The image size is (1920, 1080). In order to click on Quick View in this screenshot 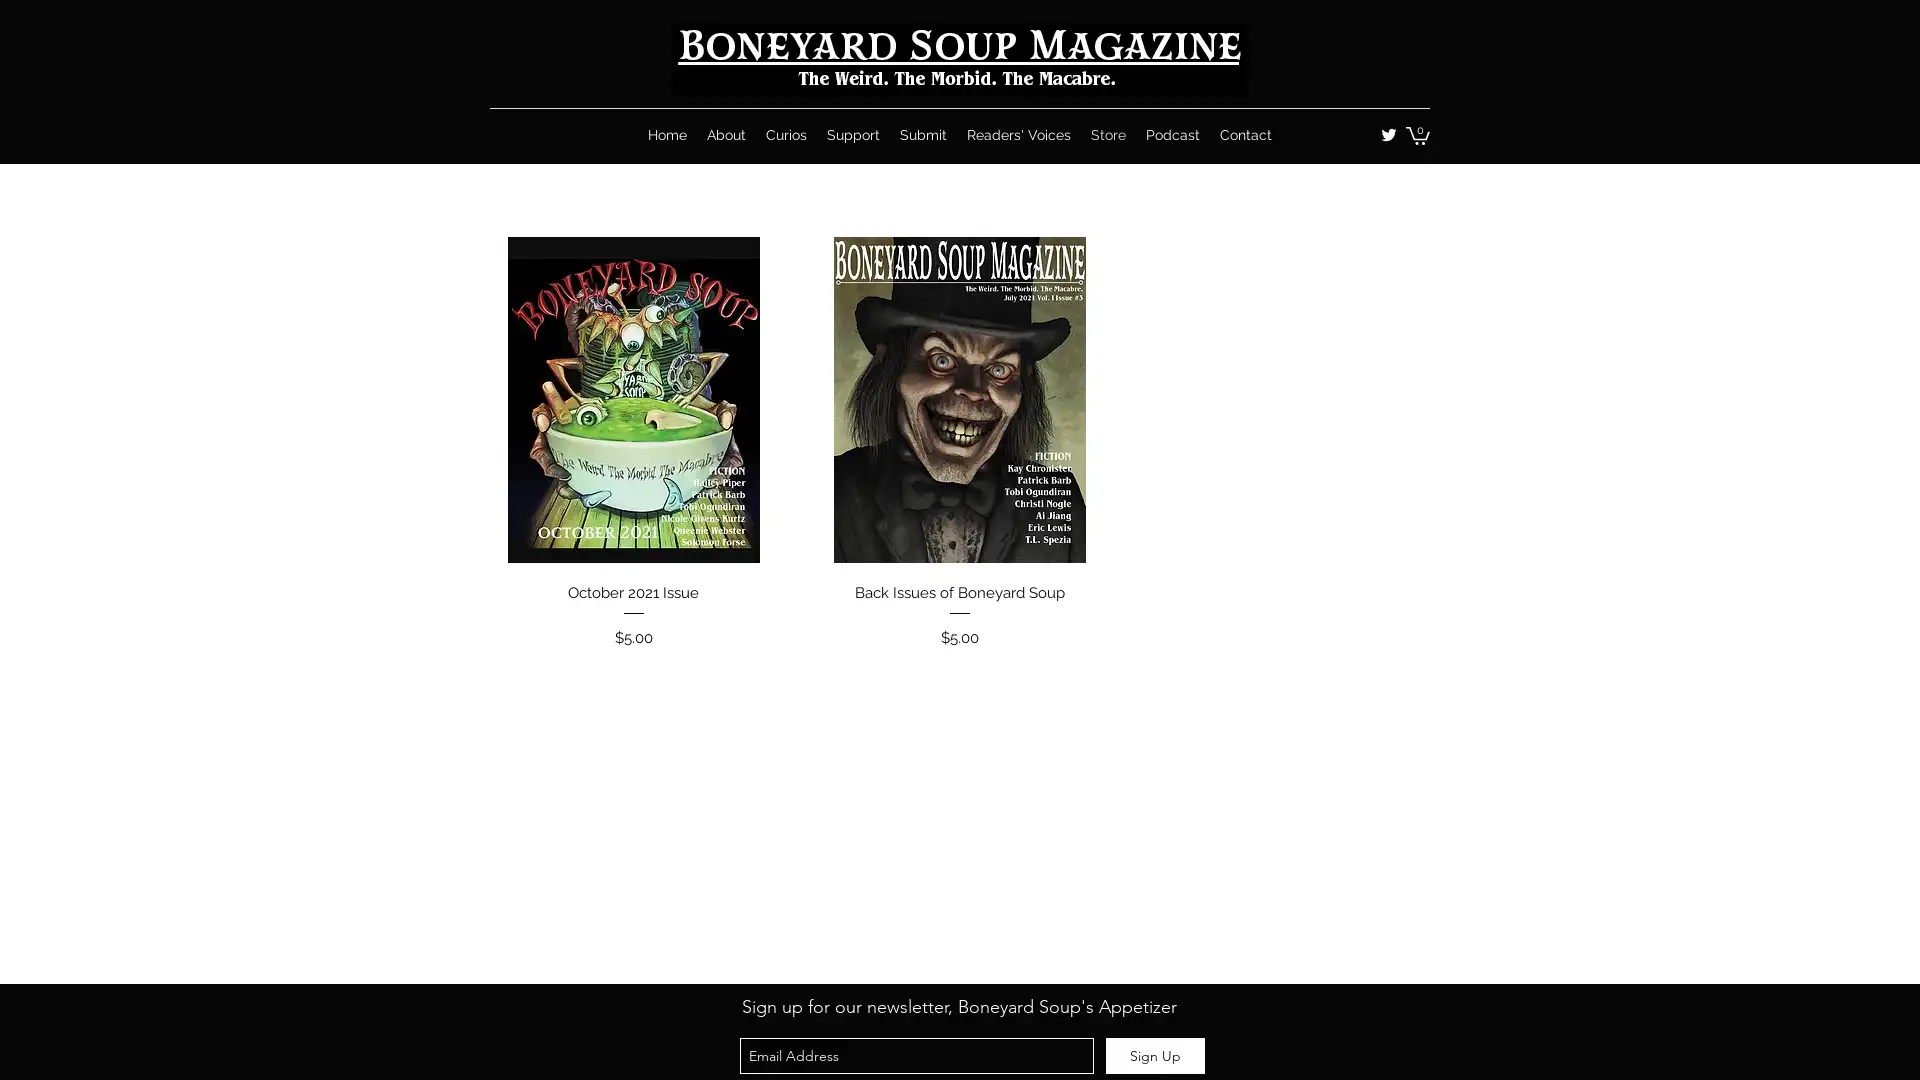, I will do `click(958, 586)`.